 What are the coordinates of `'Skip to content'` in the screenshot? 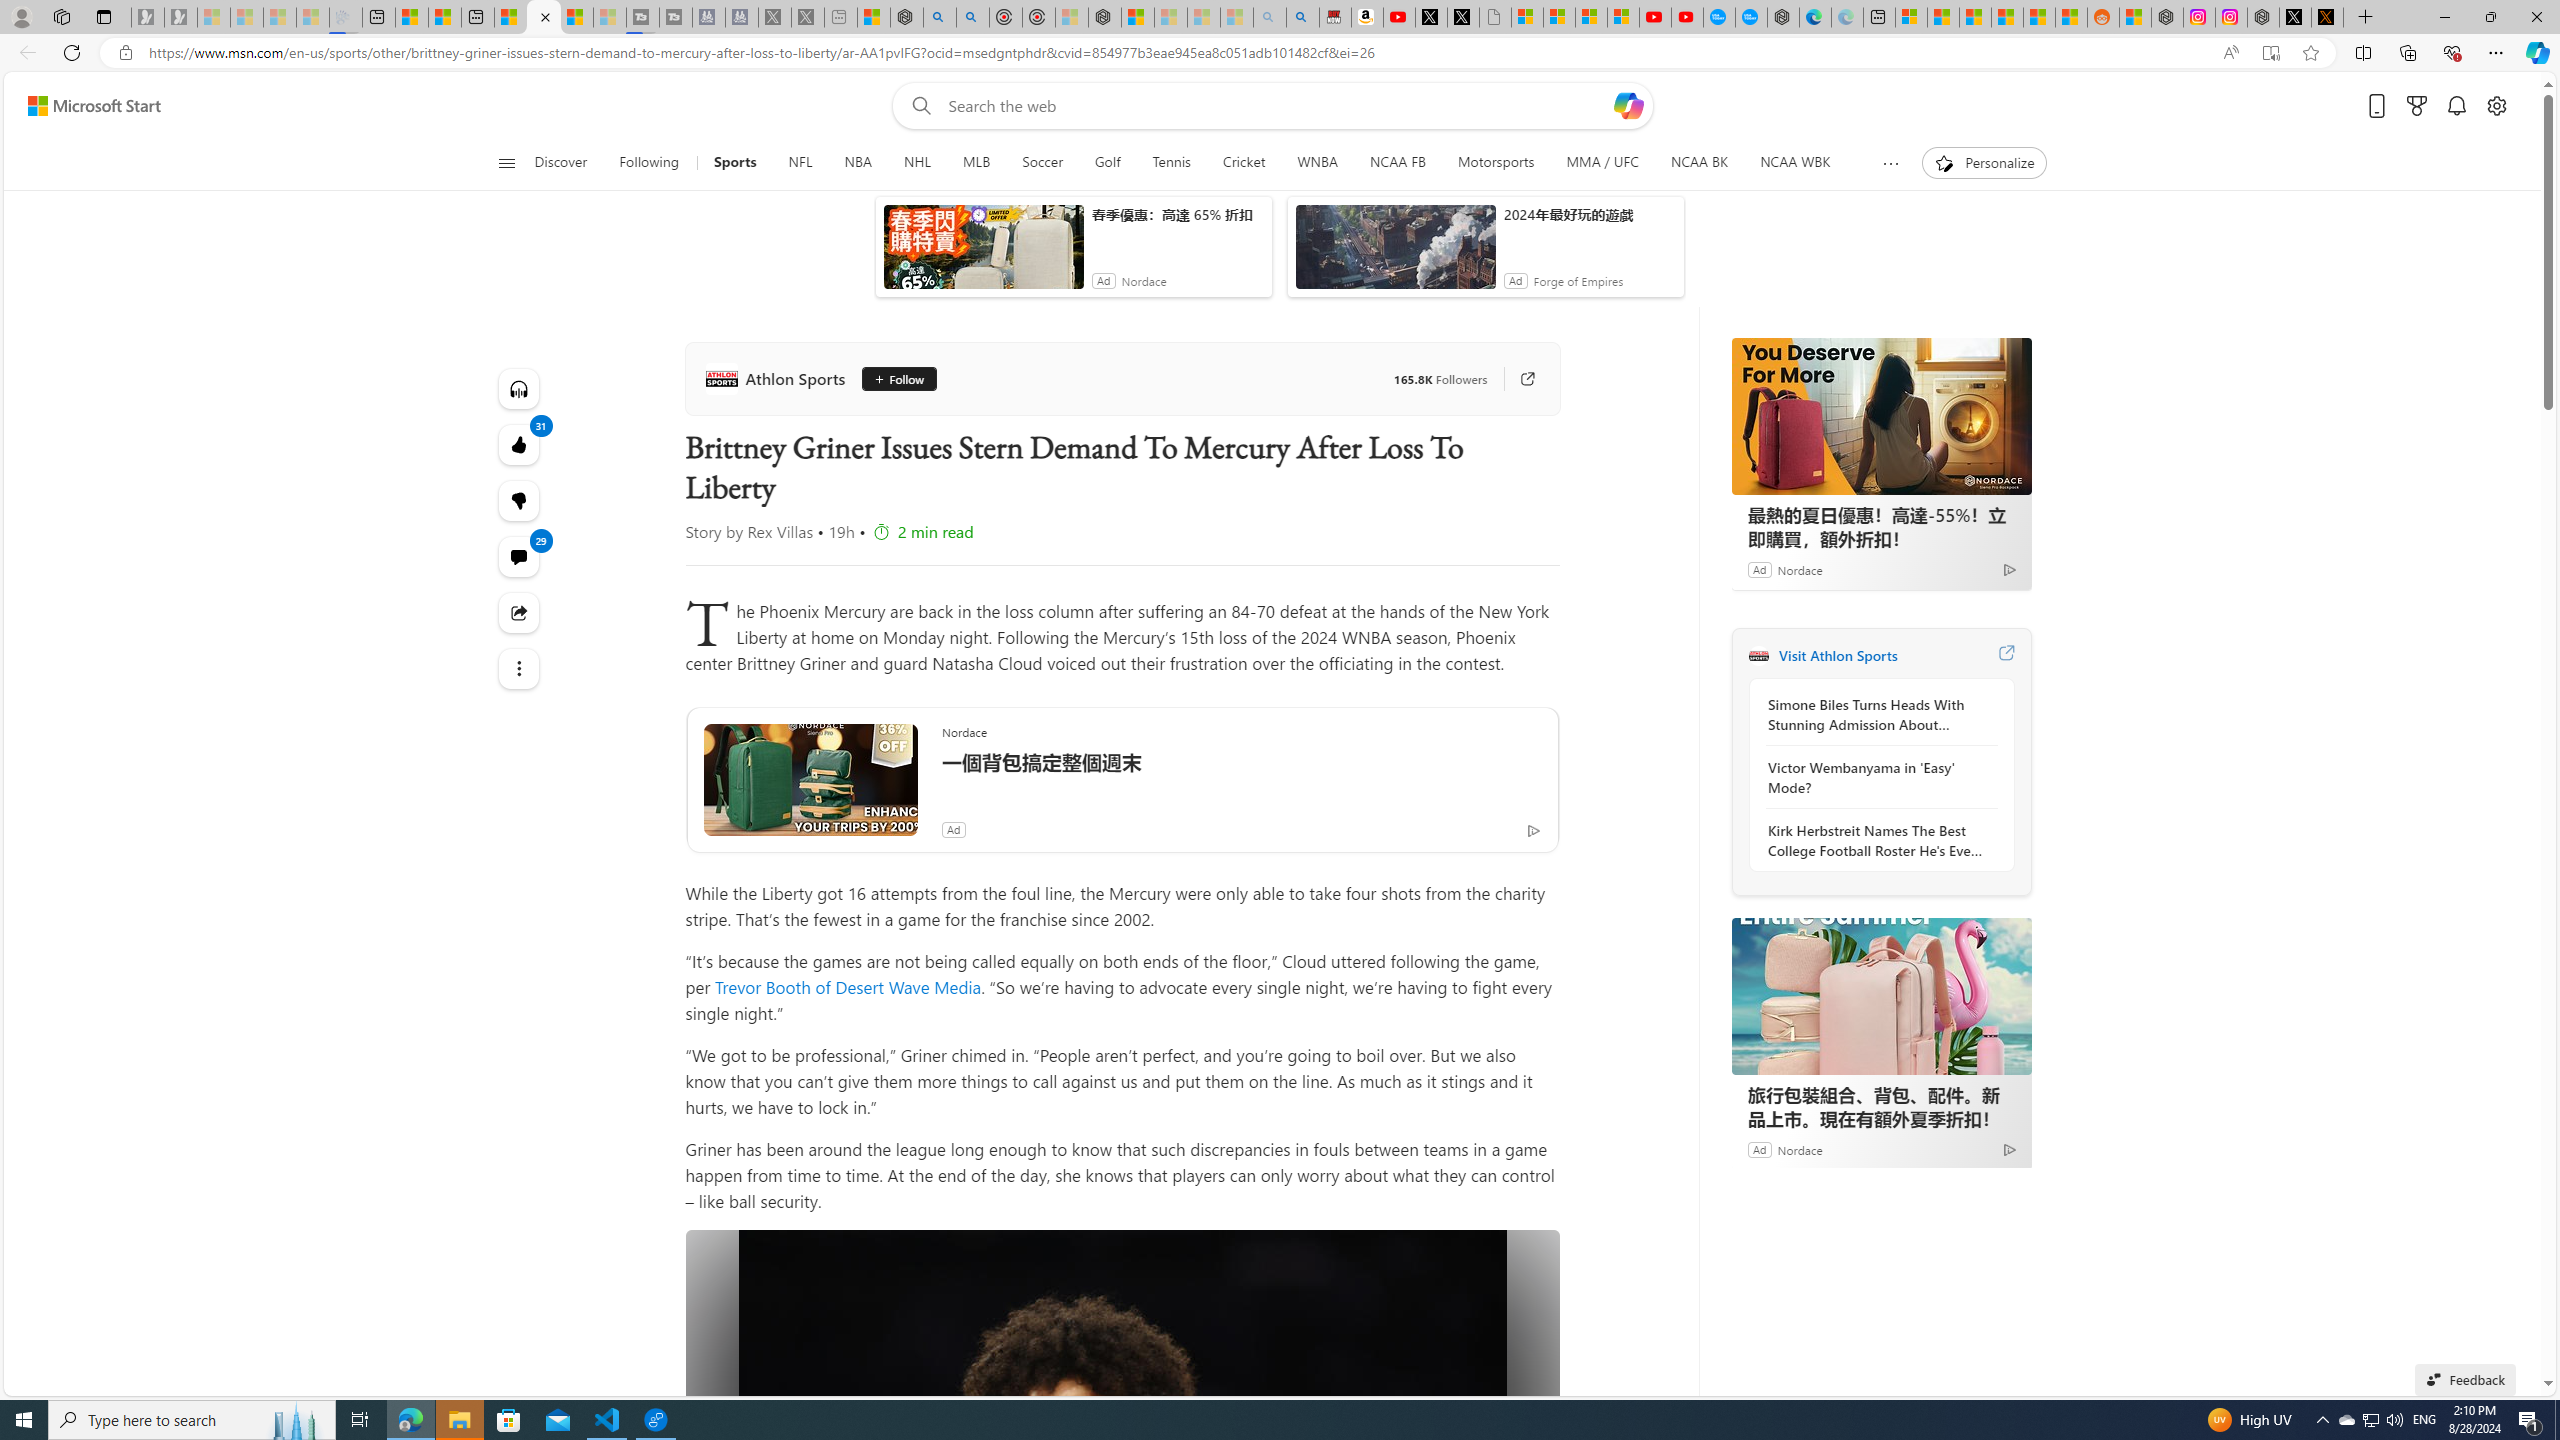 It's located at (86, 104).